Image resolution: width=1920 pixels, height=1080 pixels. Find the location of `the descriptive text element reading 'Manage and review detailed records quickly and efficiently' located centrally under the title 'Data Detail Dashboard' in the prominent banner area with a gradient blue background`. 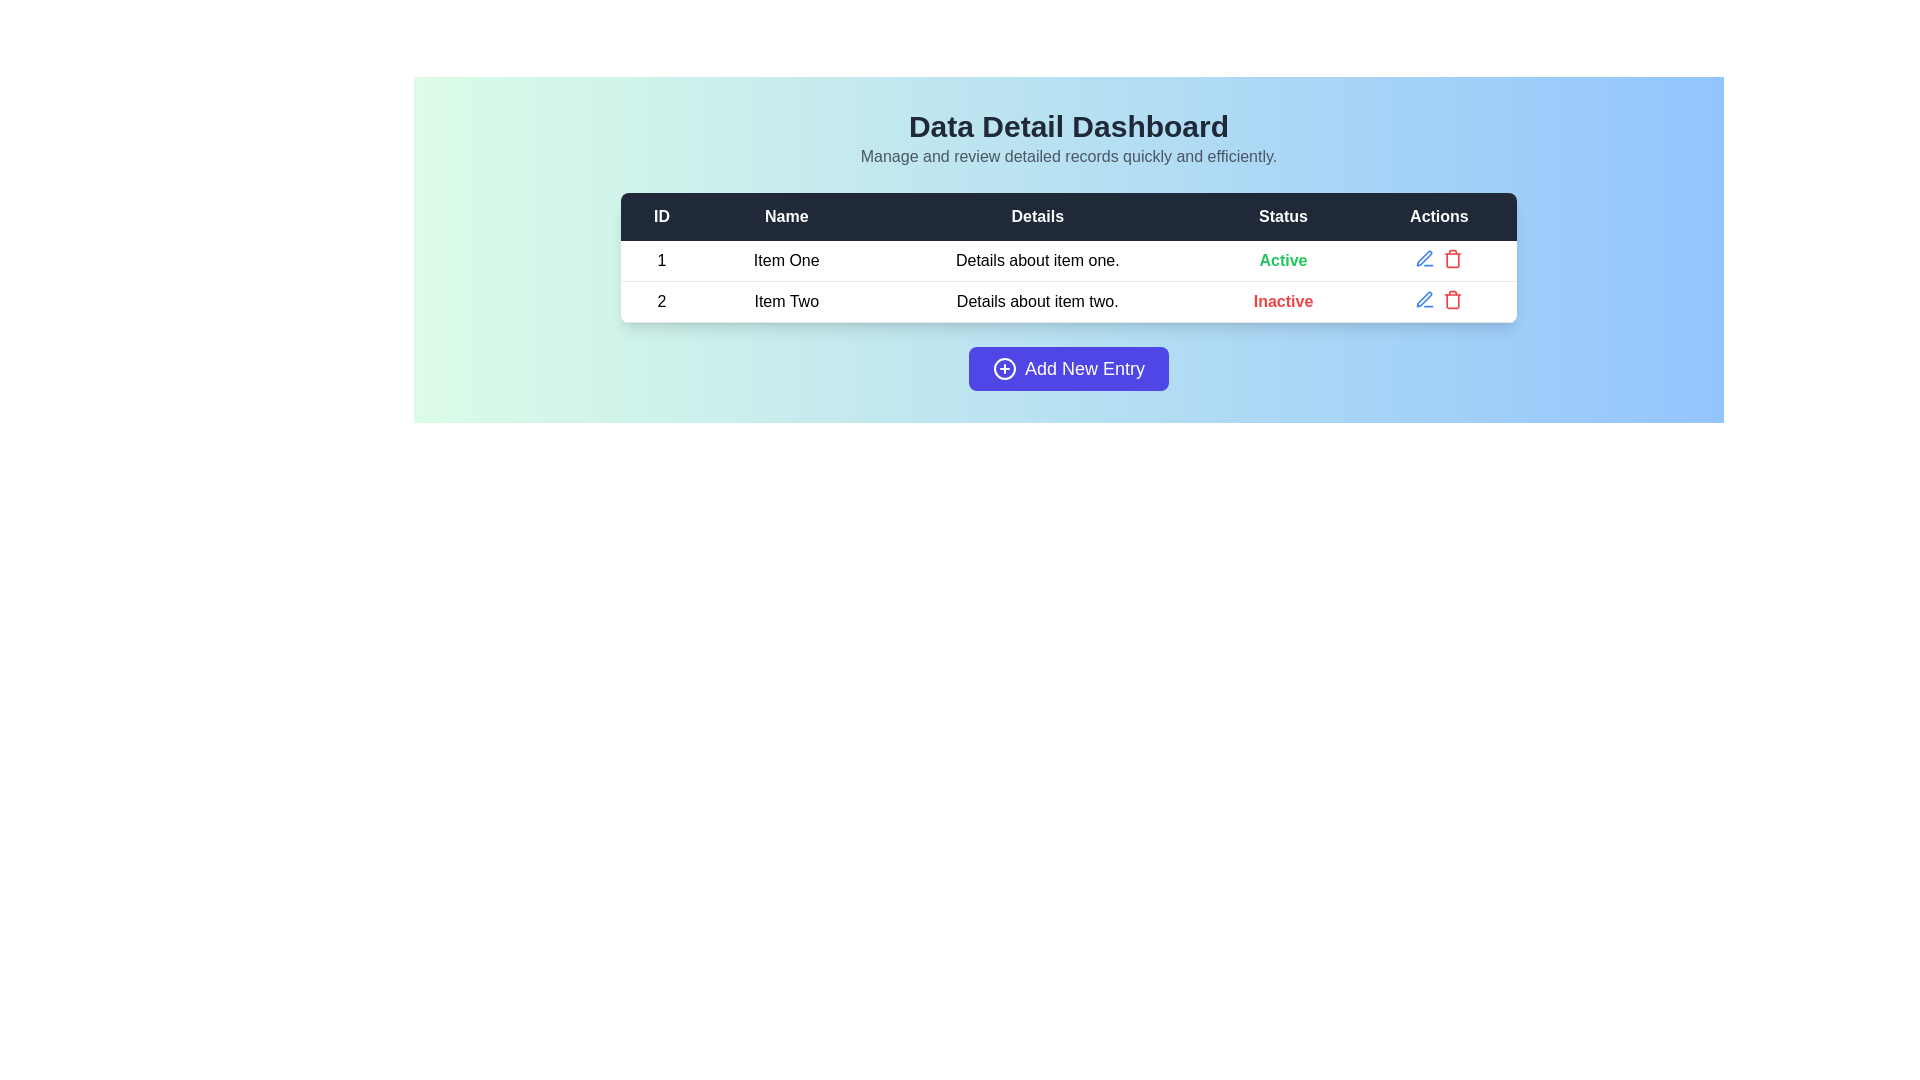

the descriptive text element reading 'Manage and review detailed records quickly and efficiently' located centrally under the title 'Data Detail Dashboard' in the prominent banner area with a gradient blue background is located at coordinates (1068, 156).